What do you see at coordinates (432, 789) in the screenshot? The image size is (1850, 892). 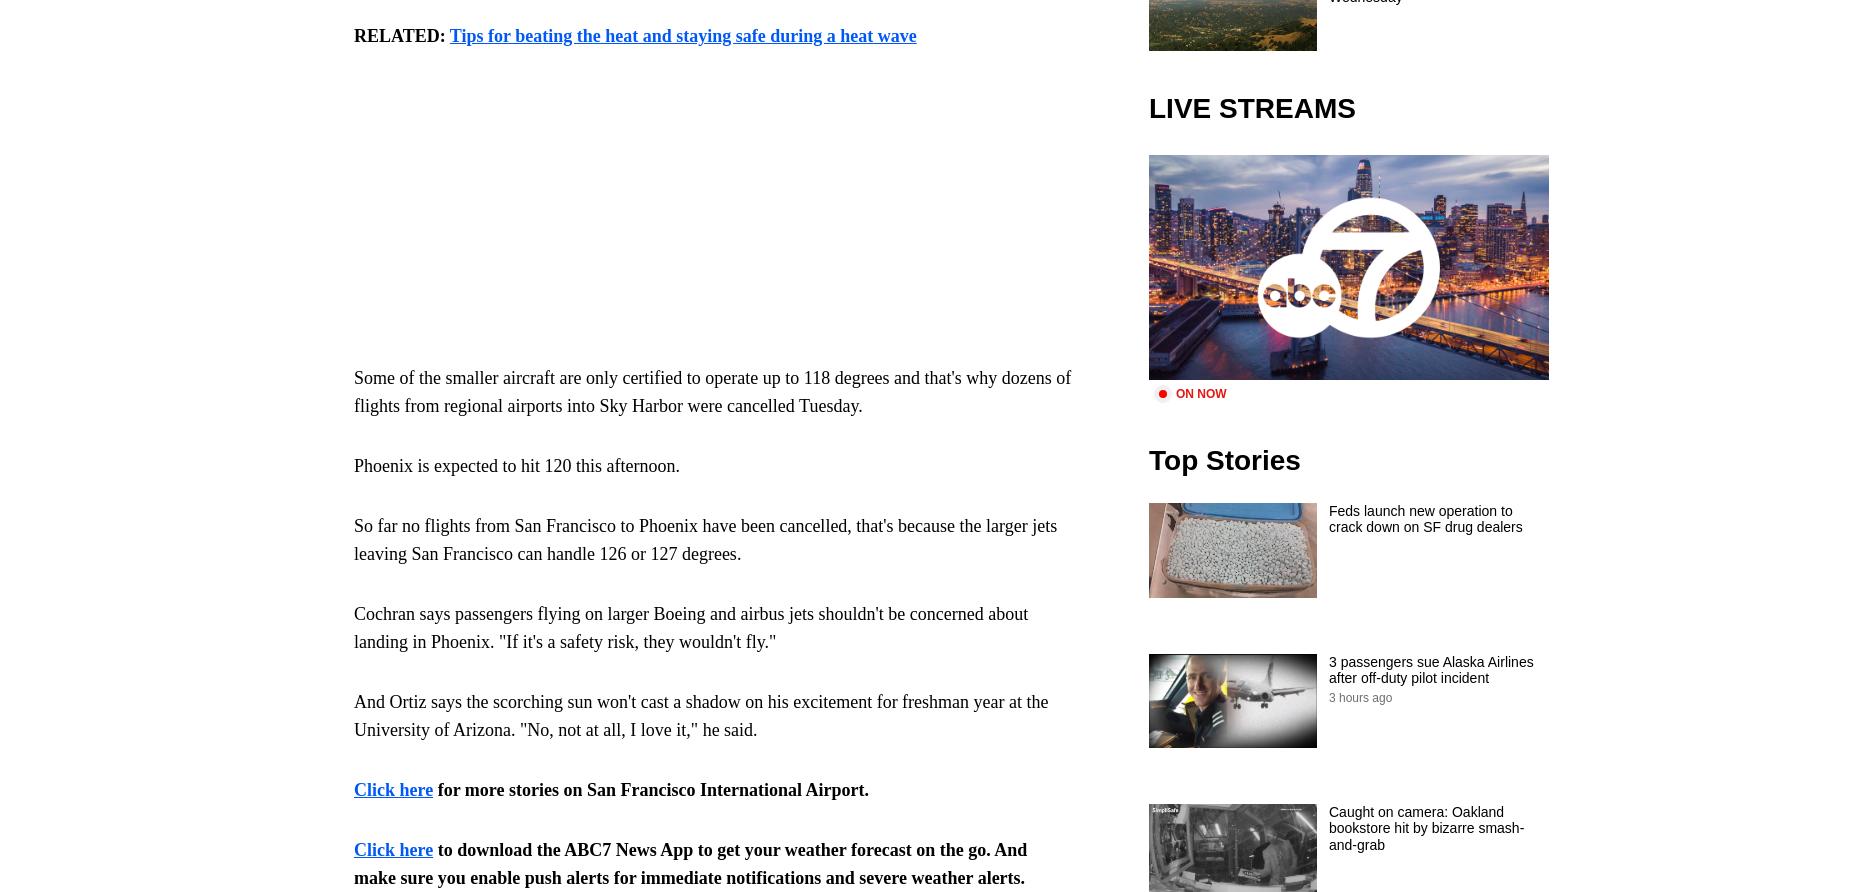 I see `'for more stories on San Francisco International Airport.'` at bounding box center [432, 789].